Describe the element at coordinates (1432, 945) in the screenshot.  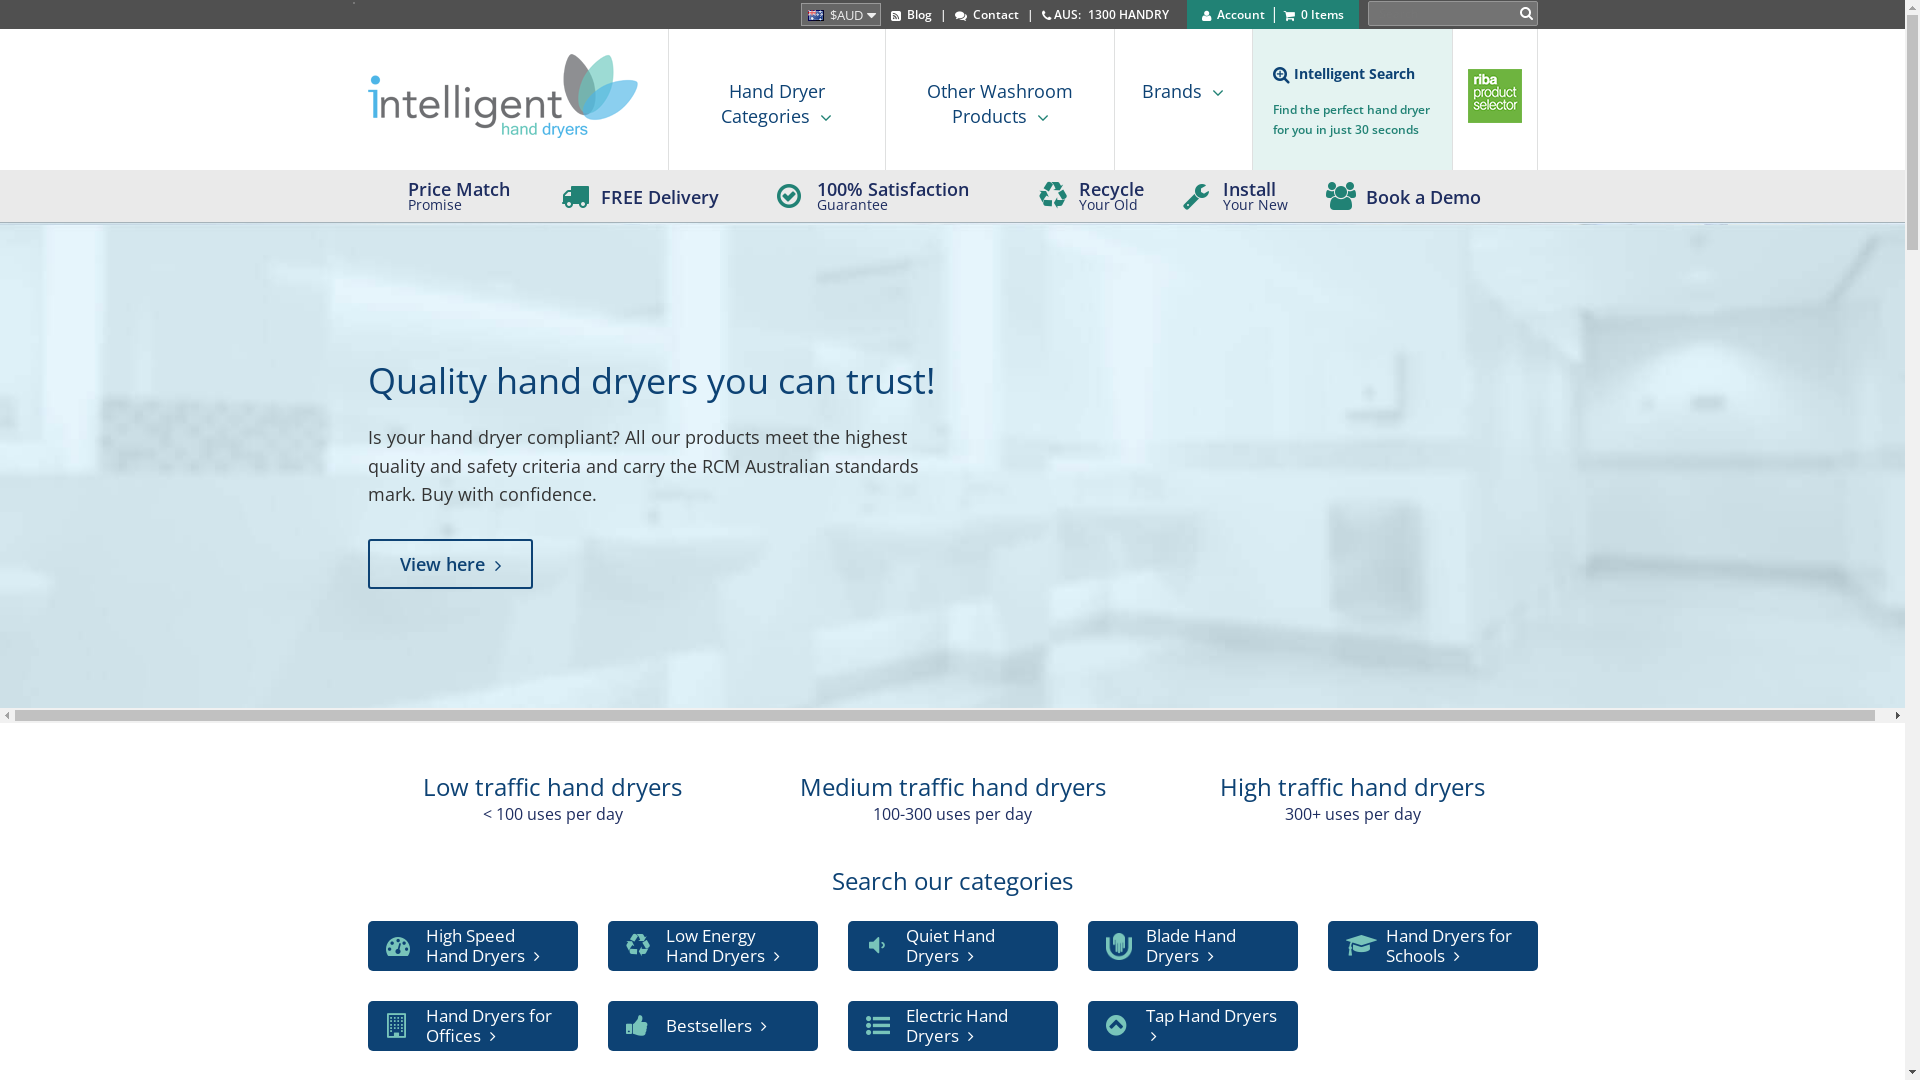
I see `'Hand Dryers for Schools'` at that location.